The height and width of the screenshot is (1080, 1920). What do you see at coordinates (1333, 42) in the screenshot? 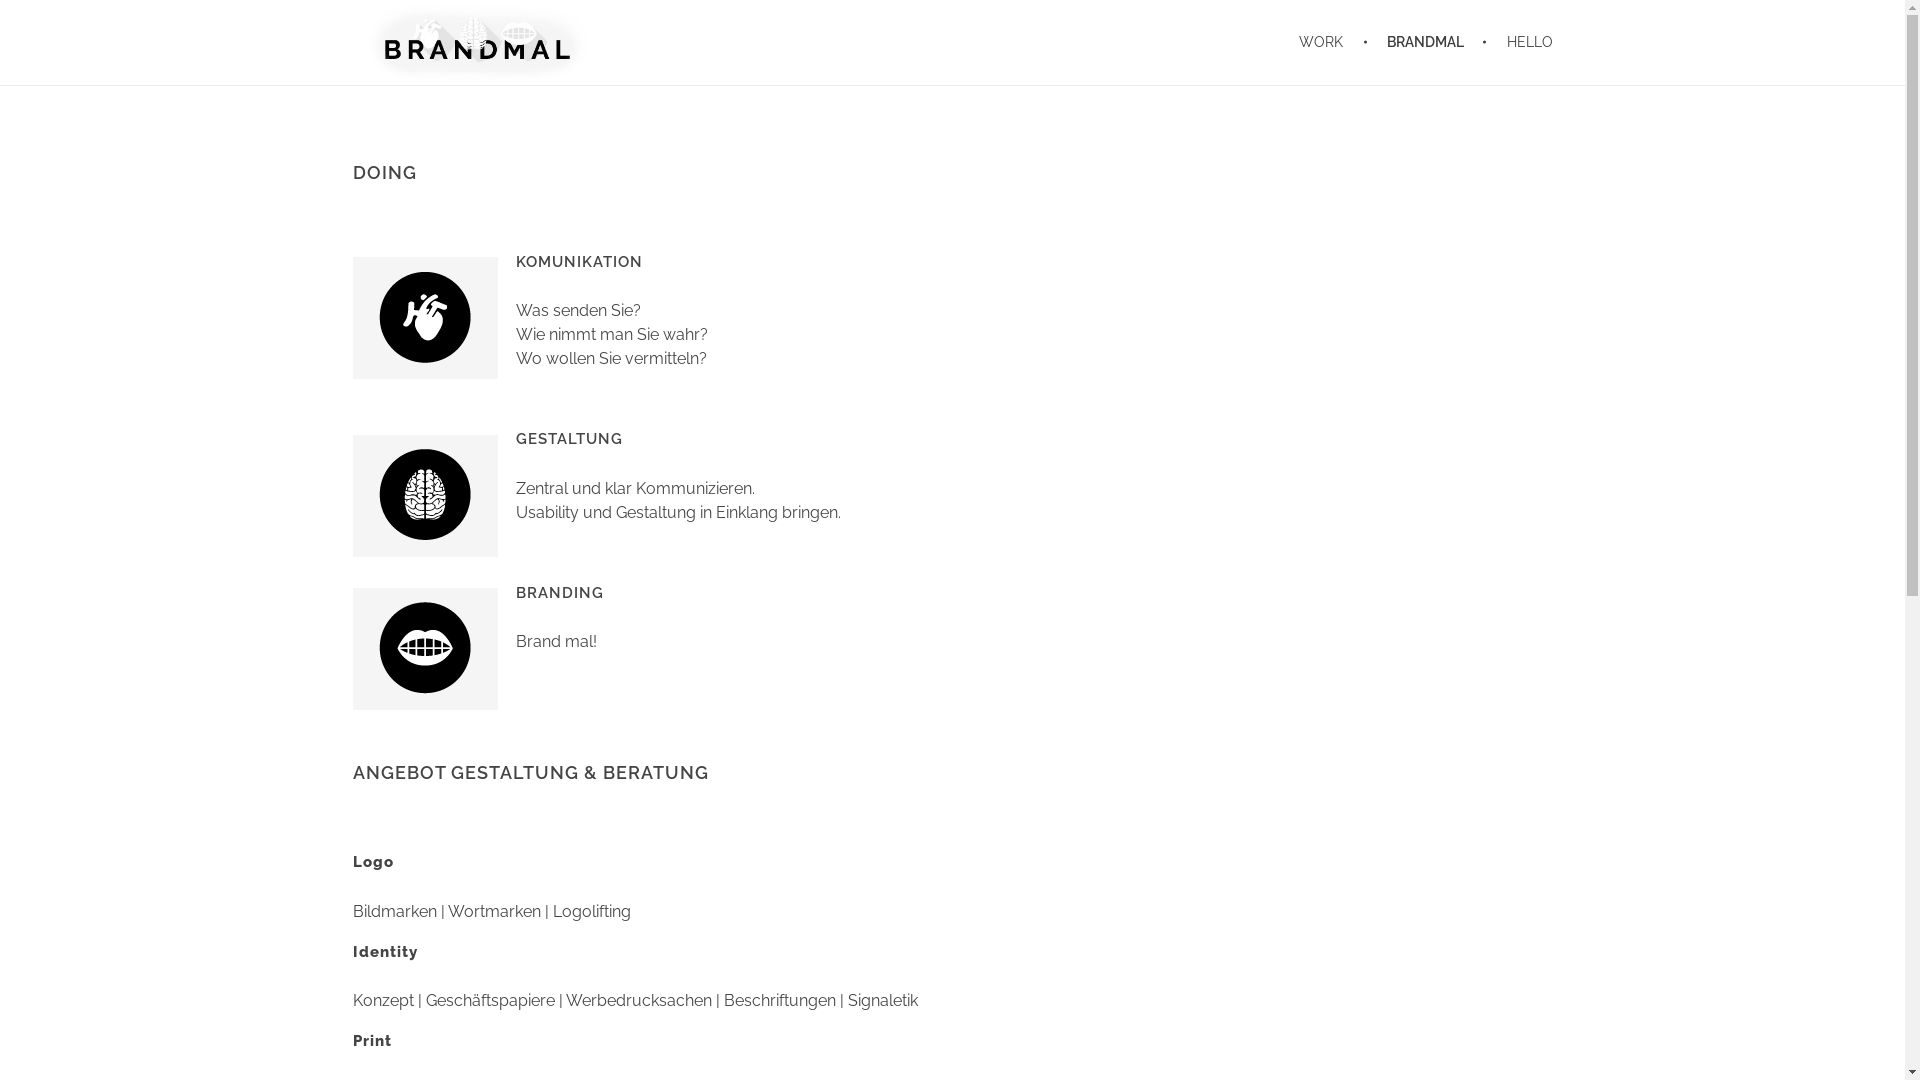
I see `'WORK'` at bounding box center [1333, 42].